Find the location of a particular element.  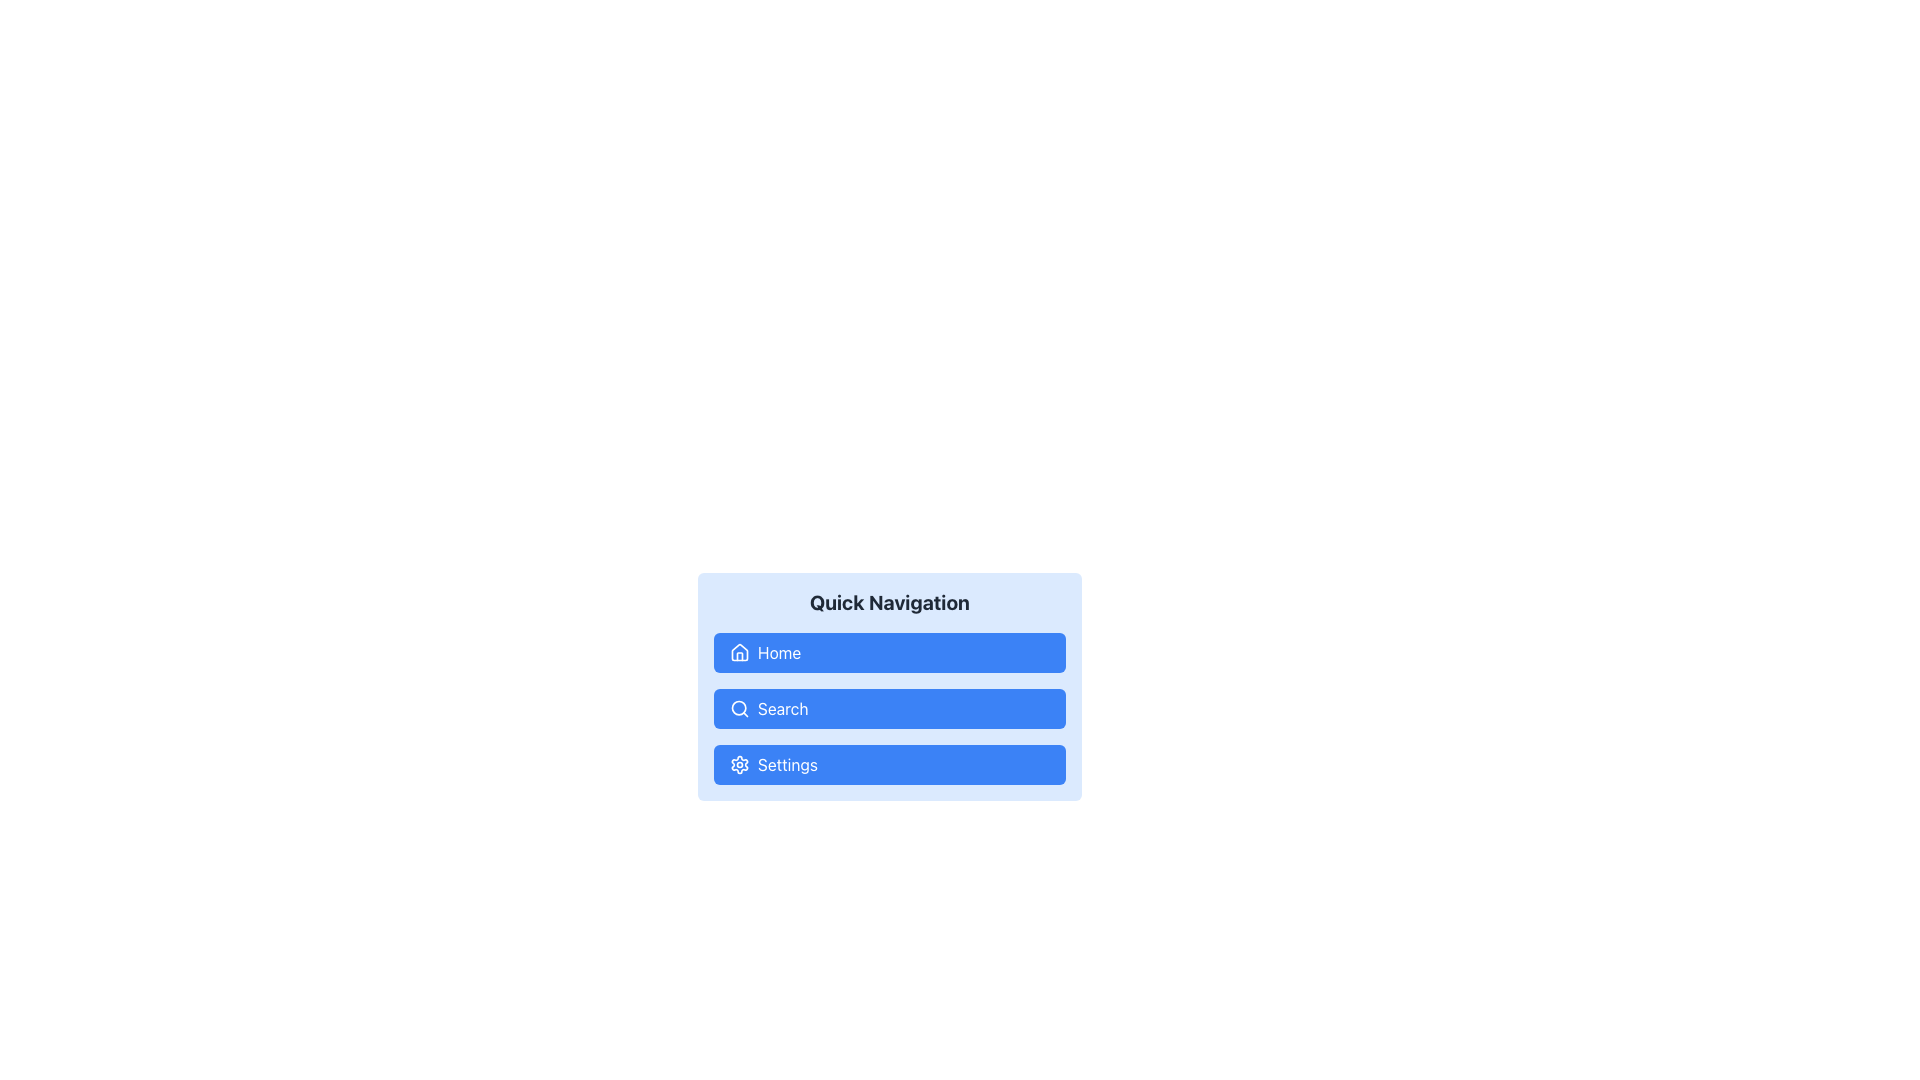

the 'Settings' text label within the blue button in the 'Quick Navigation' menu, which features a gear icon above it is located at coordinates (786, 764).